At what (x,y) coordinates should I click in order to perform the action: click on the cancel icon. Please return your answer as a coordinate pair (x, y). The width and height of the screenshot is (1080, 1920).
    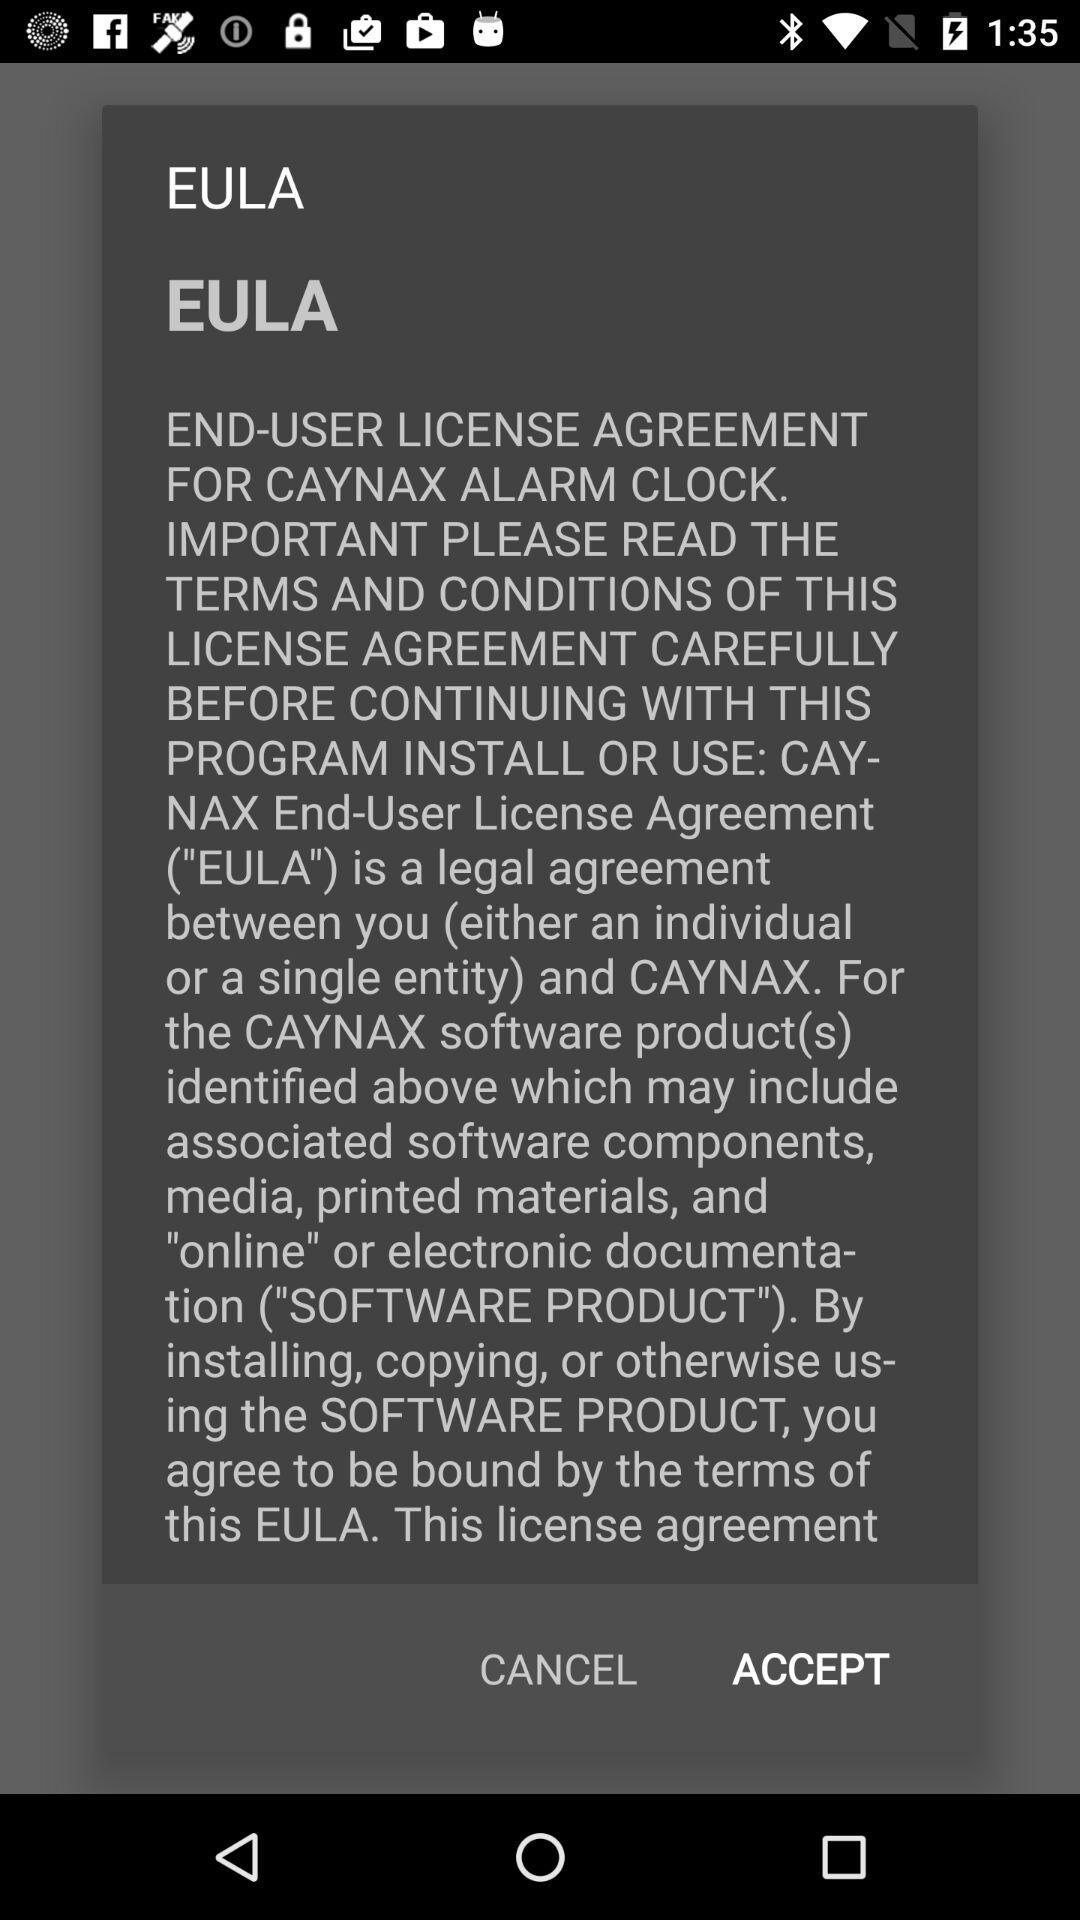
    Looking at the image, I should click on (558, 1668).